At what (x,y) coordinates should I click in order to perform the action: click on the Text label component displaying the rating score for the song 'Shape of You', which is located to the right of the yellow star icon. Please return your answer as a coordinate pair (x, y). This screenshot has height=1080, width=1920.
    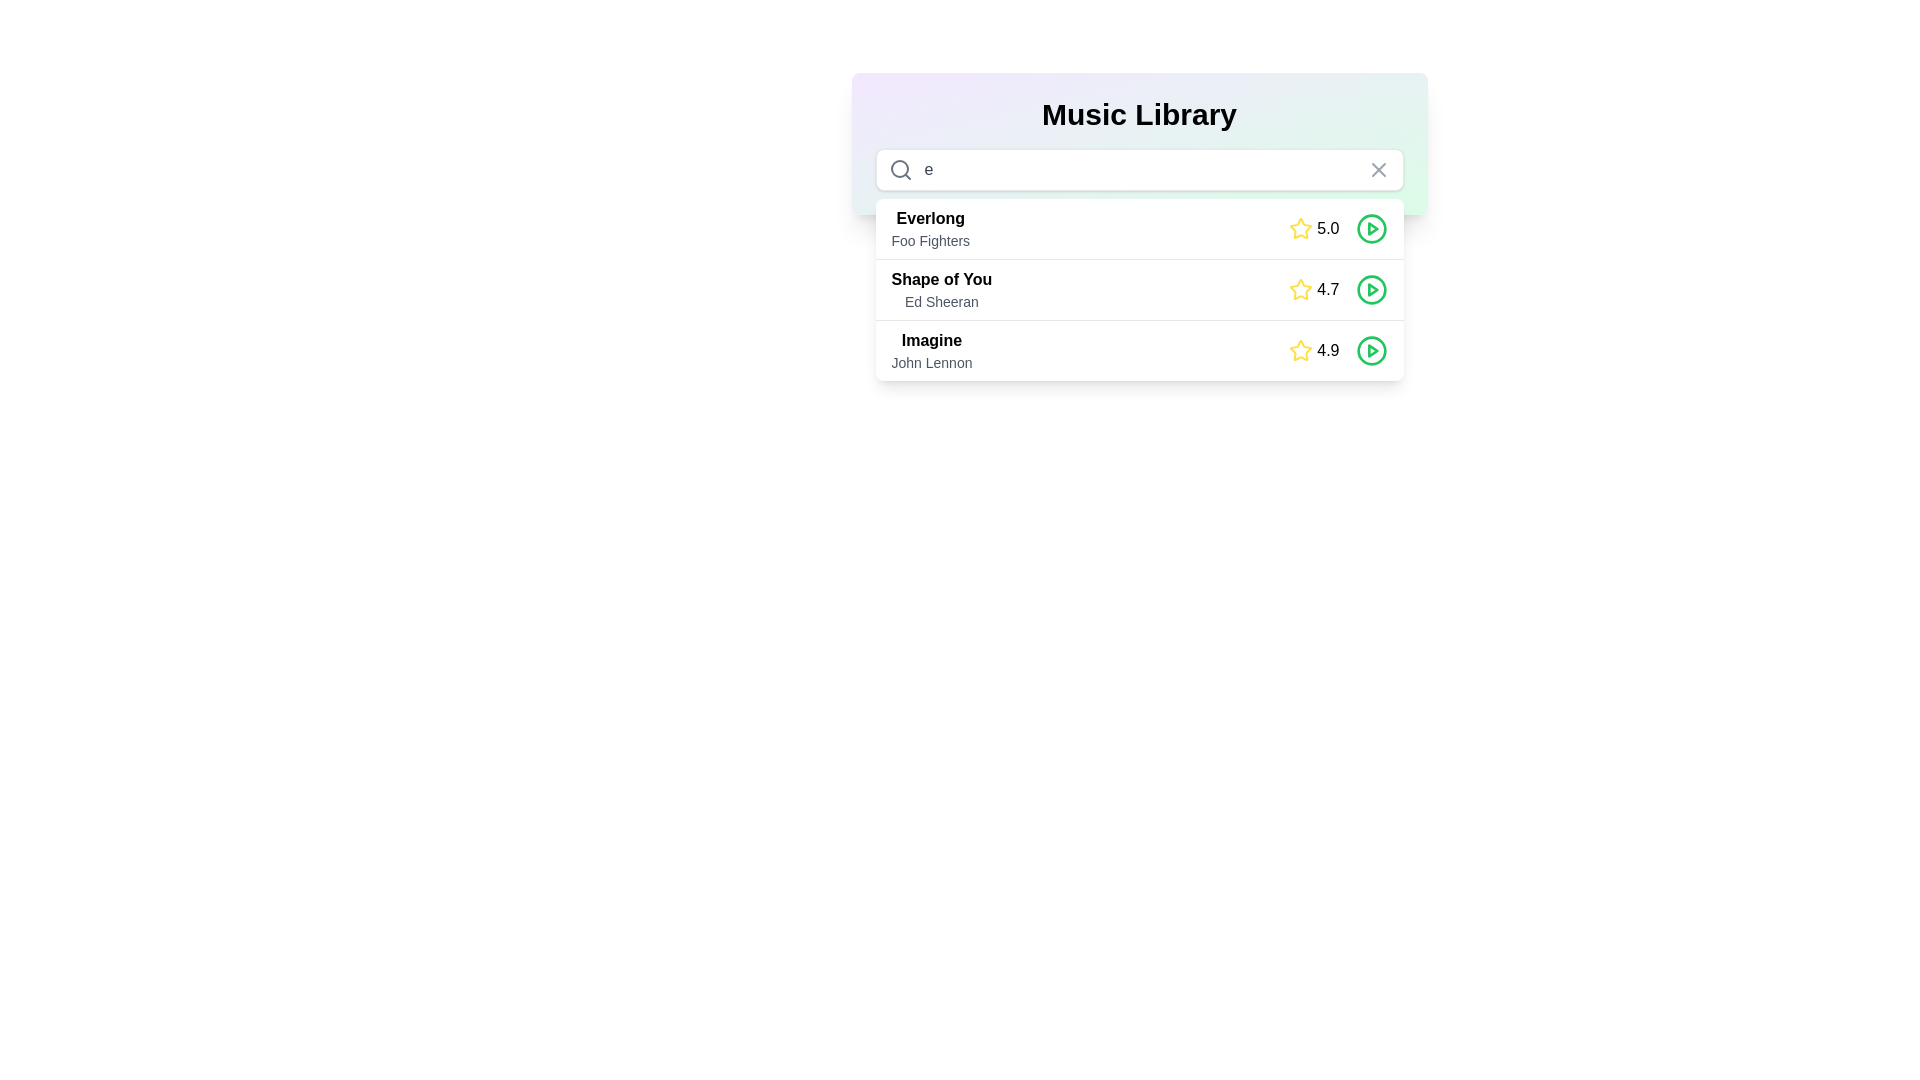
    Looking at the image, I should click on (1328, 289).